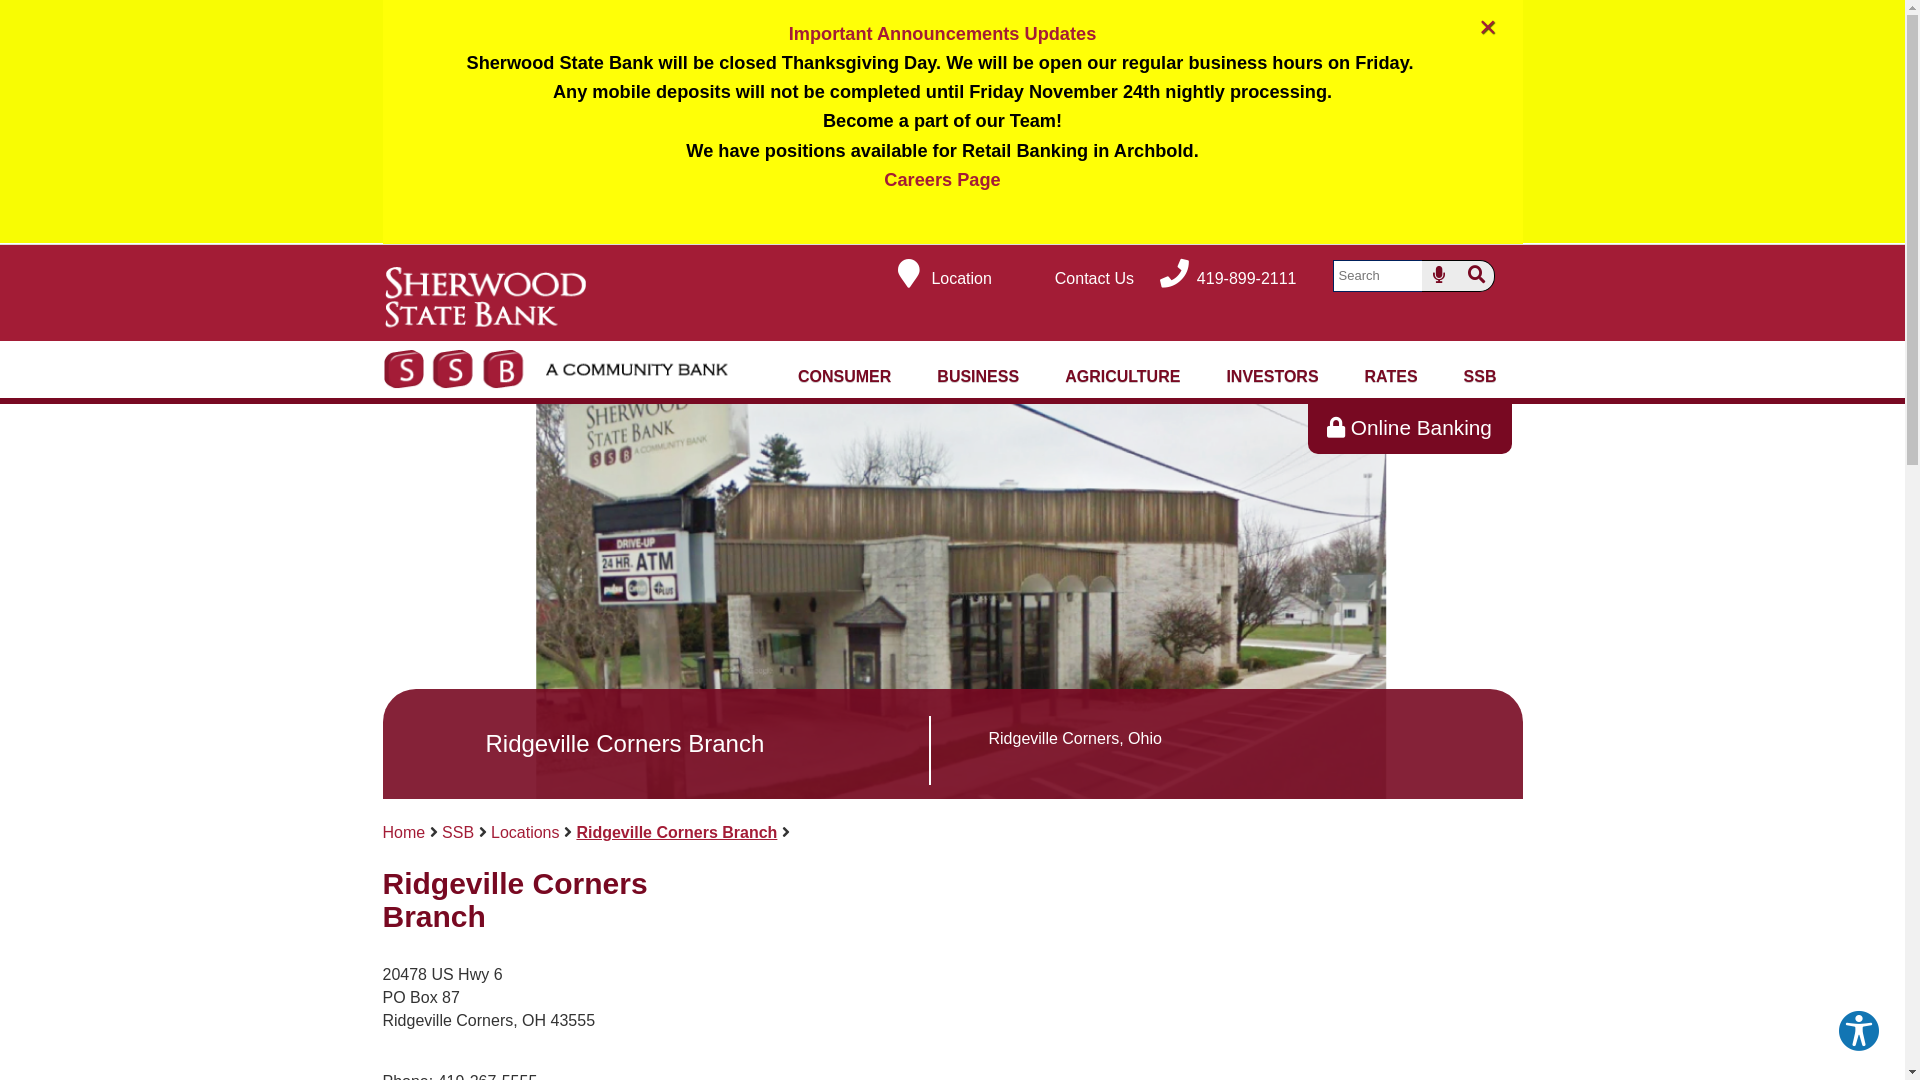 This screenshot has height=1080, width=1920. I want to click on 'Locations', so click(525, 832).